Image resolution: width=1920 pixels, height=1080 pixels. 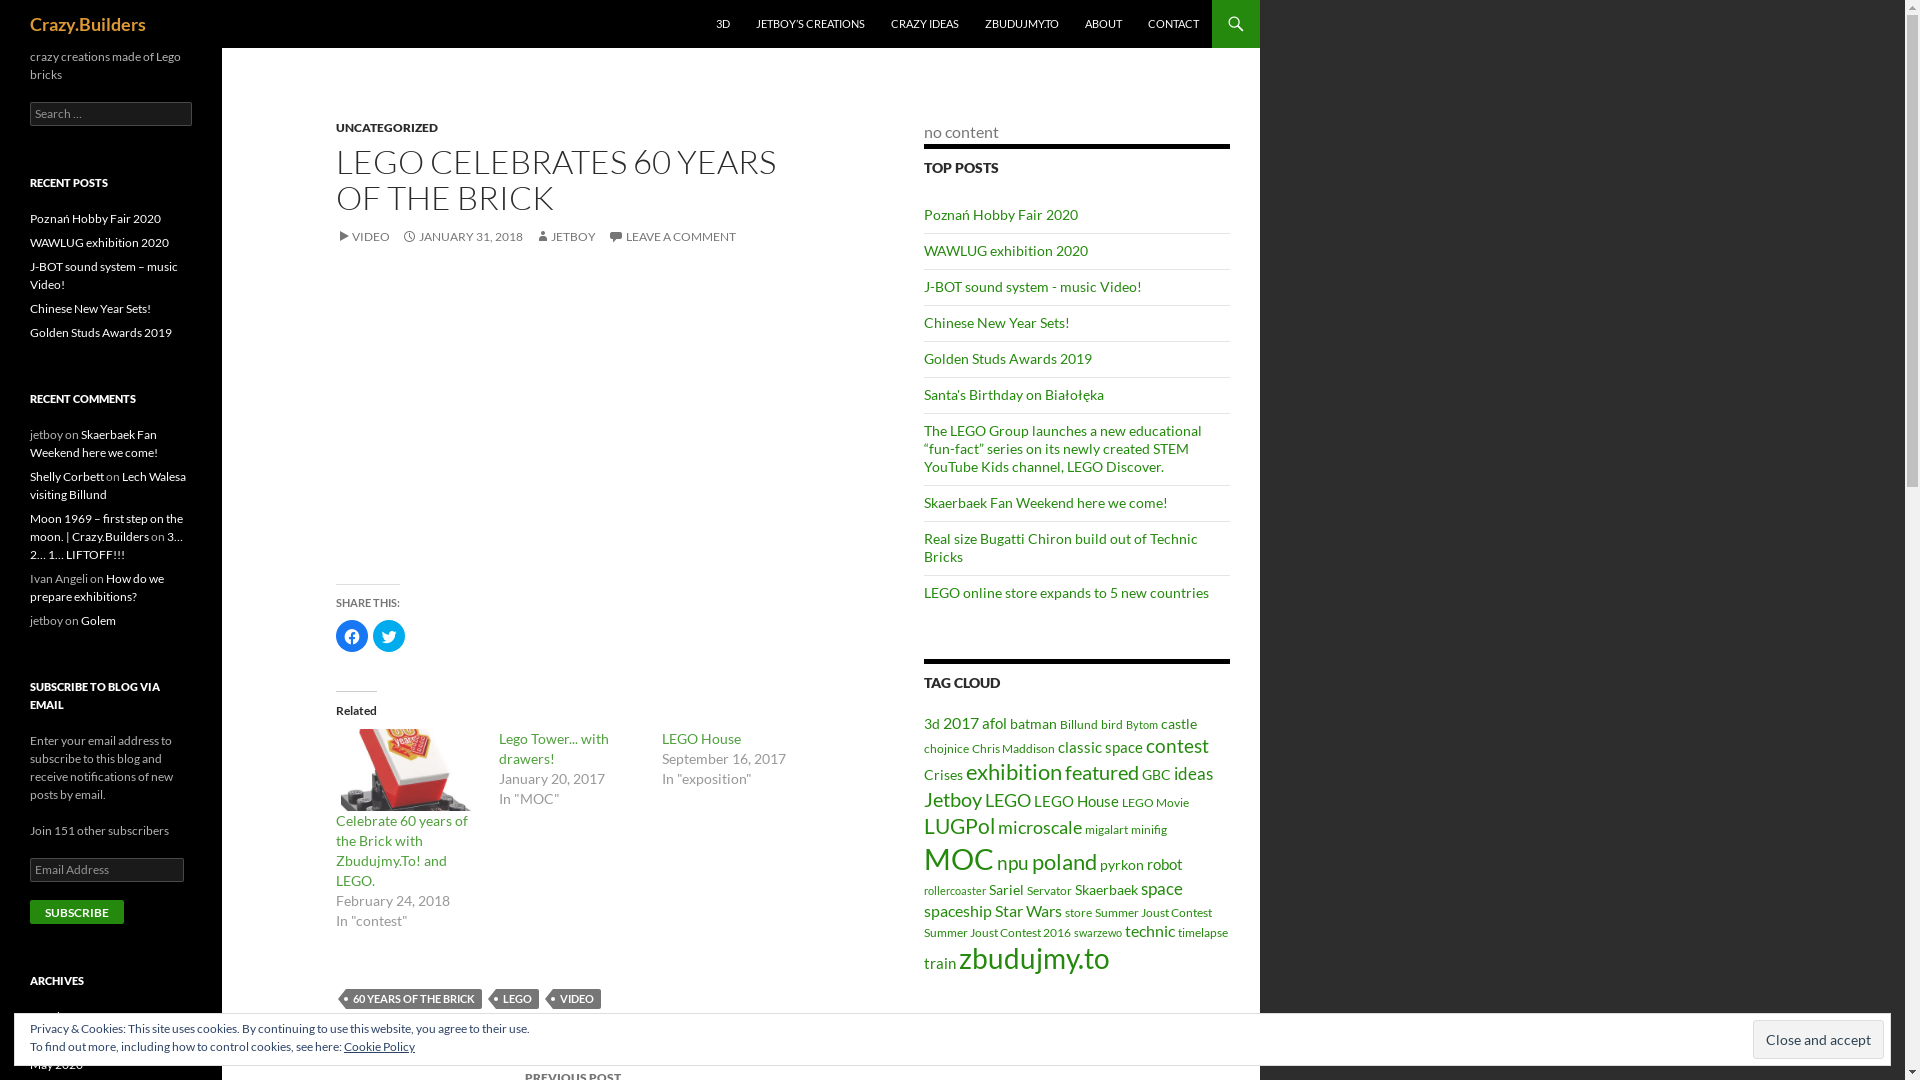 I want to click on 'store', so click(x=1077, y=912).